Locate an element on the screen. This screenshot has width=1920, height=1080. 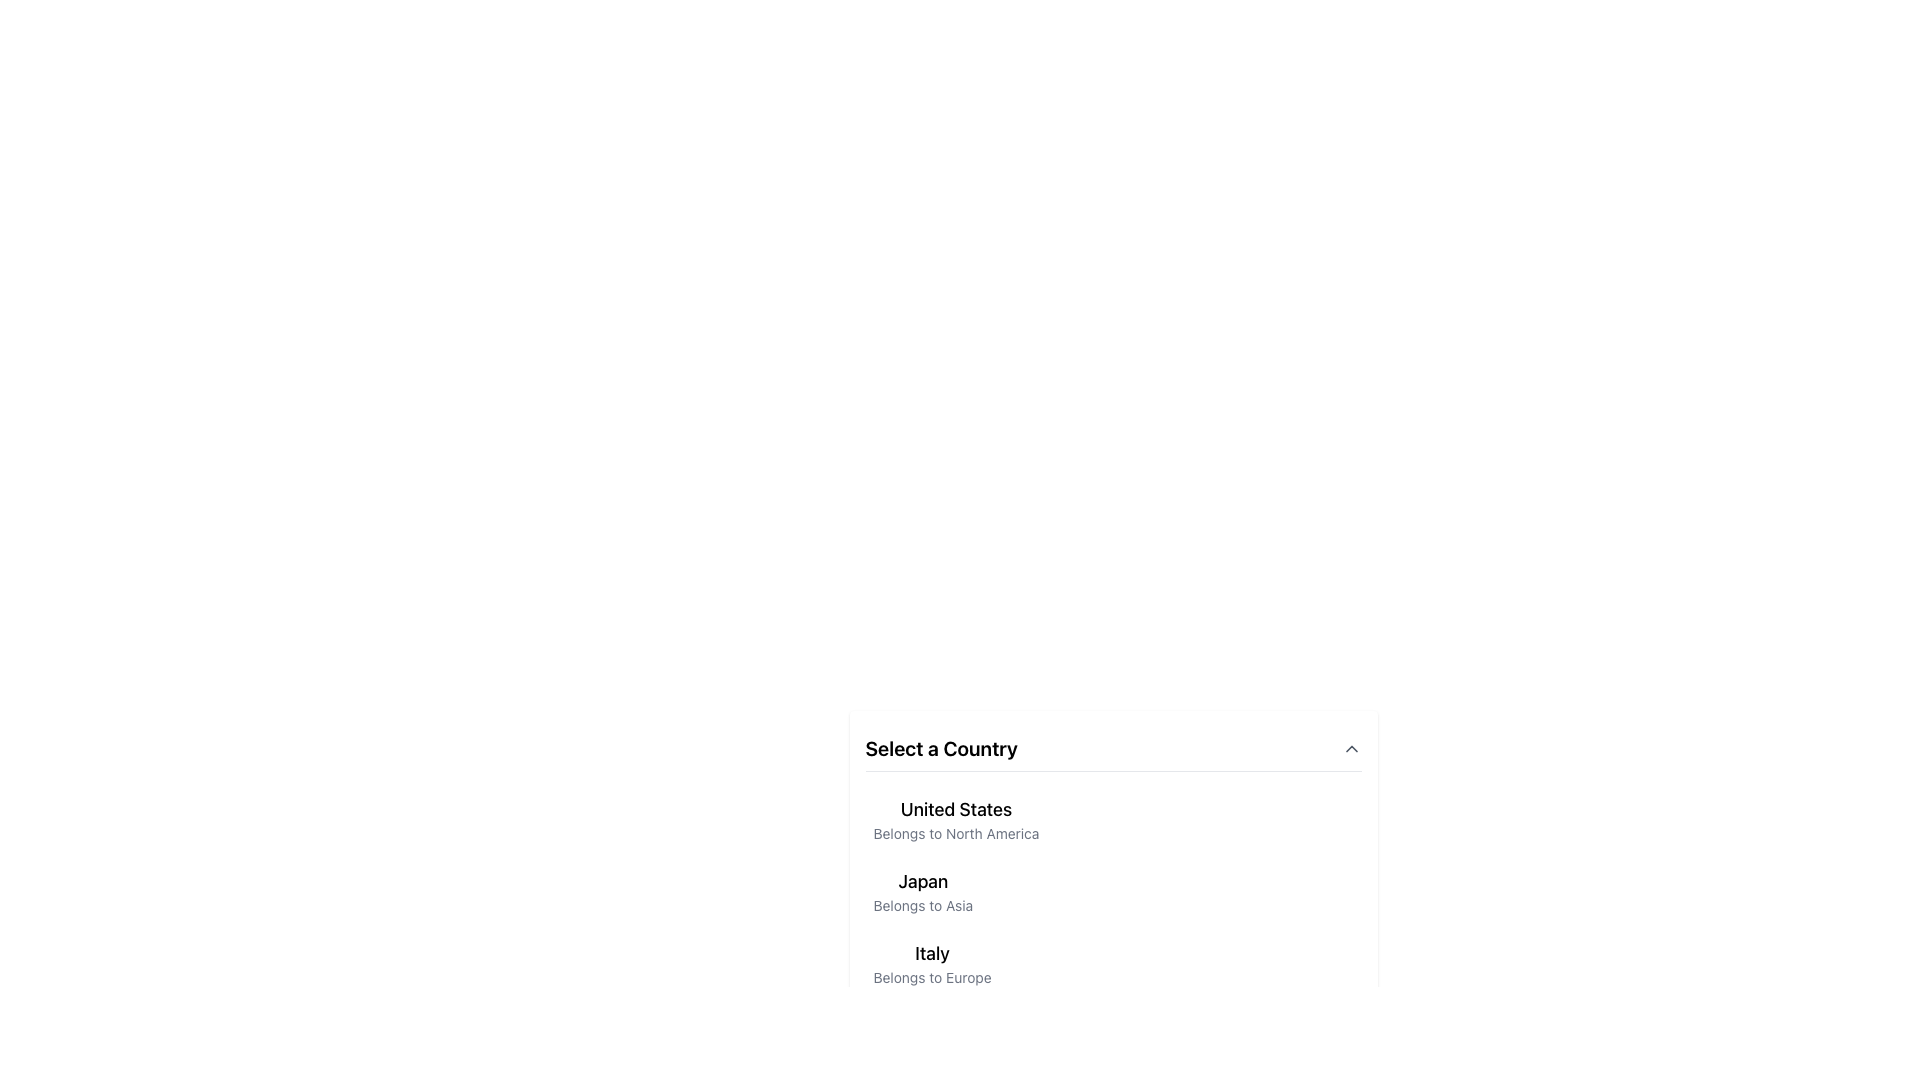
the text label displaying 'Belongs to Asia', which is a smaller, gray-colored subtext located directly below the bolded text 'Japan' is located at coordinates (922, 906).